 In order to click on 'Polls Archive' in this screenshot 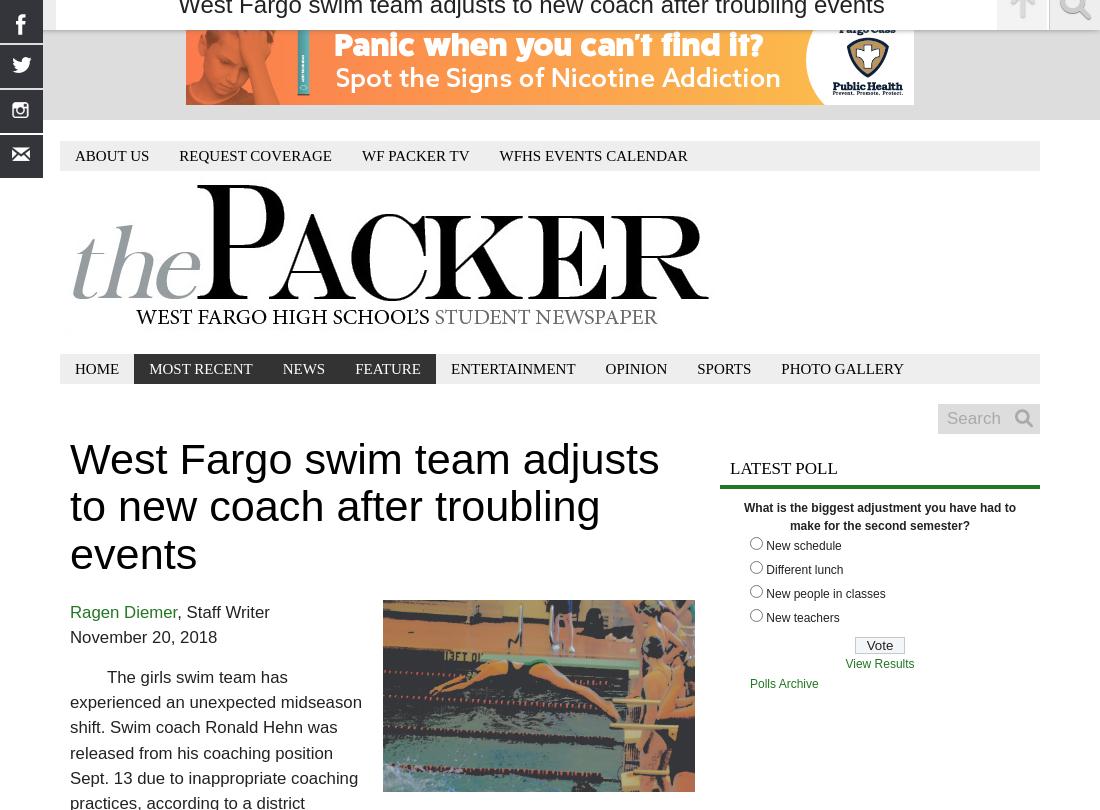, I will do `click(748, 682)`.